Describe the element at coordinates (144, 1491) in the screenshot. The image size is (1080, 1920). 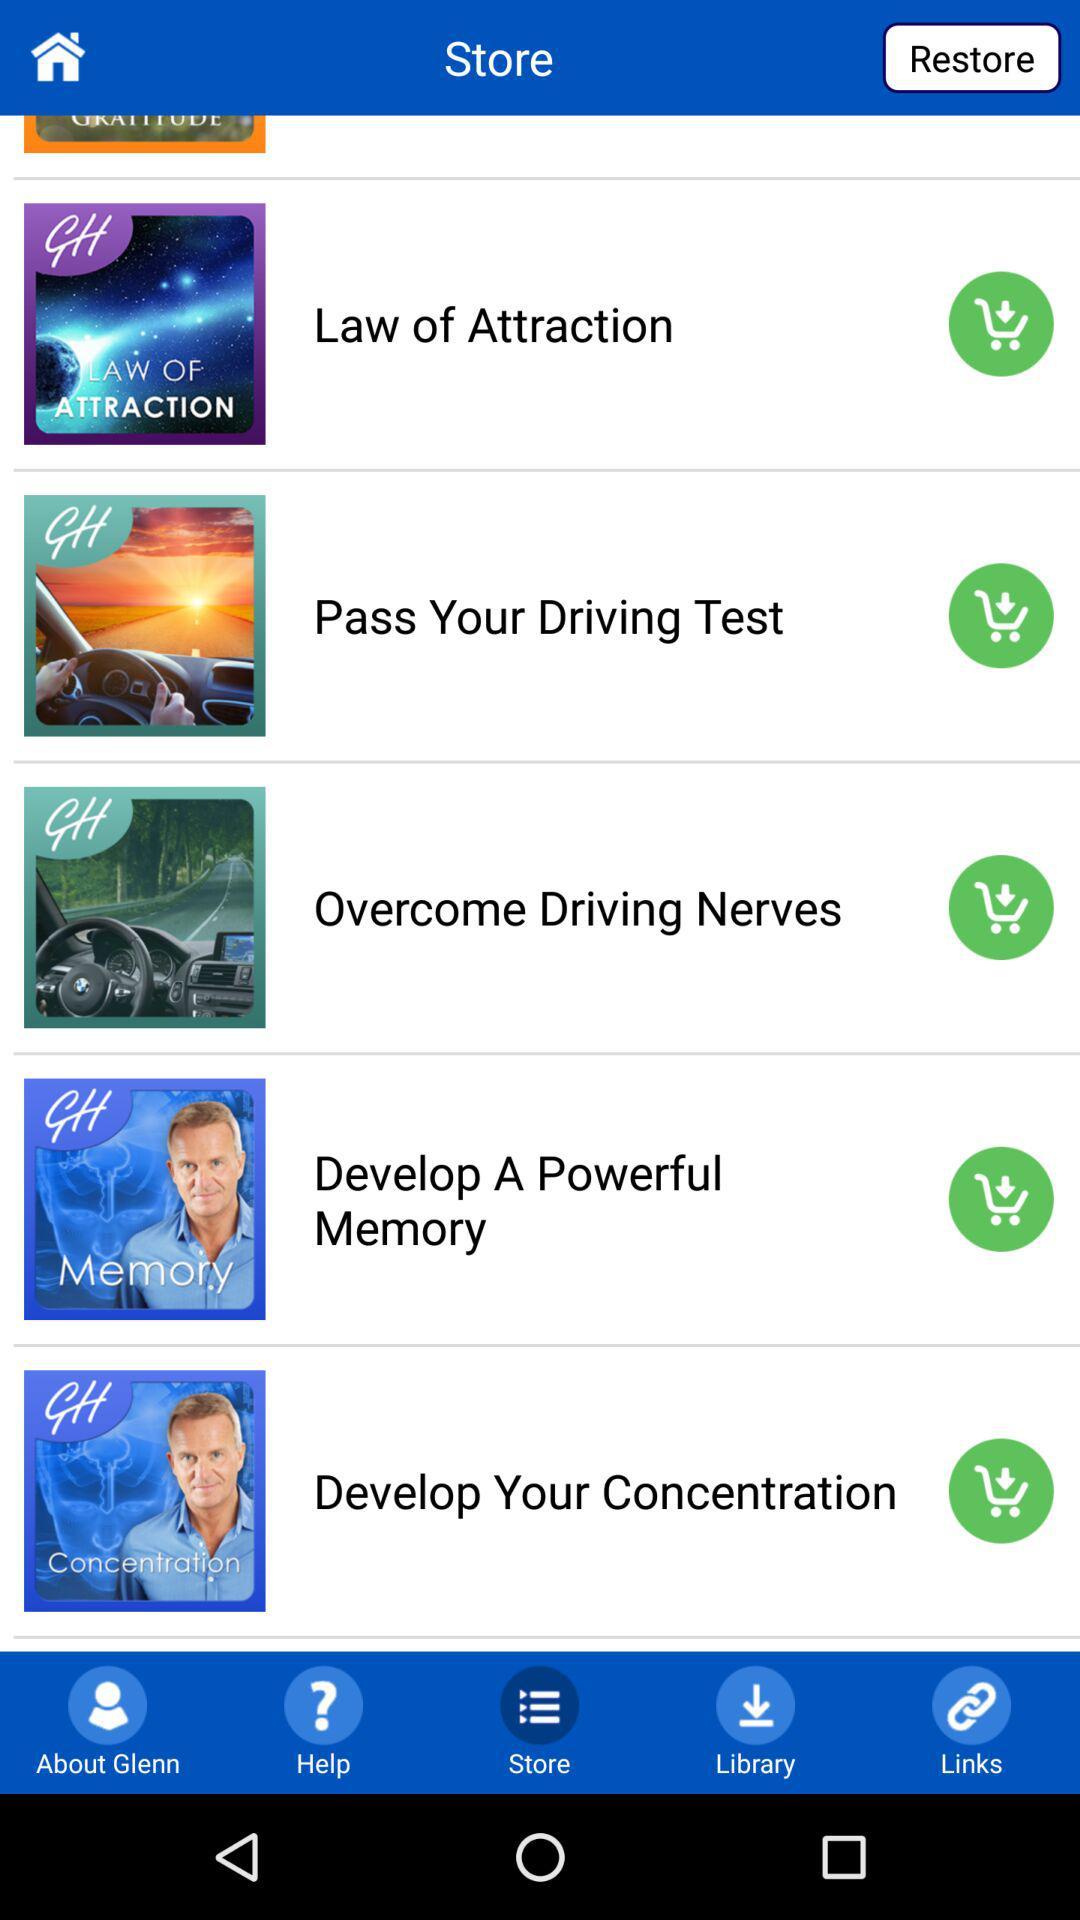
I see `the image beside develop your concentration on the page` at that location.